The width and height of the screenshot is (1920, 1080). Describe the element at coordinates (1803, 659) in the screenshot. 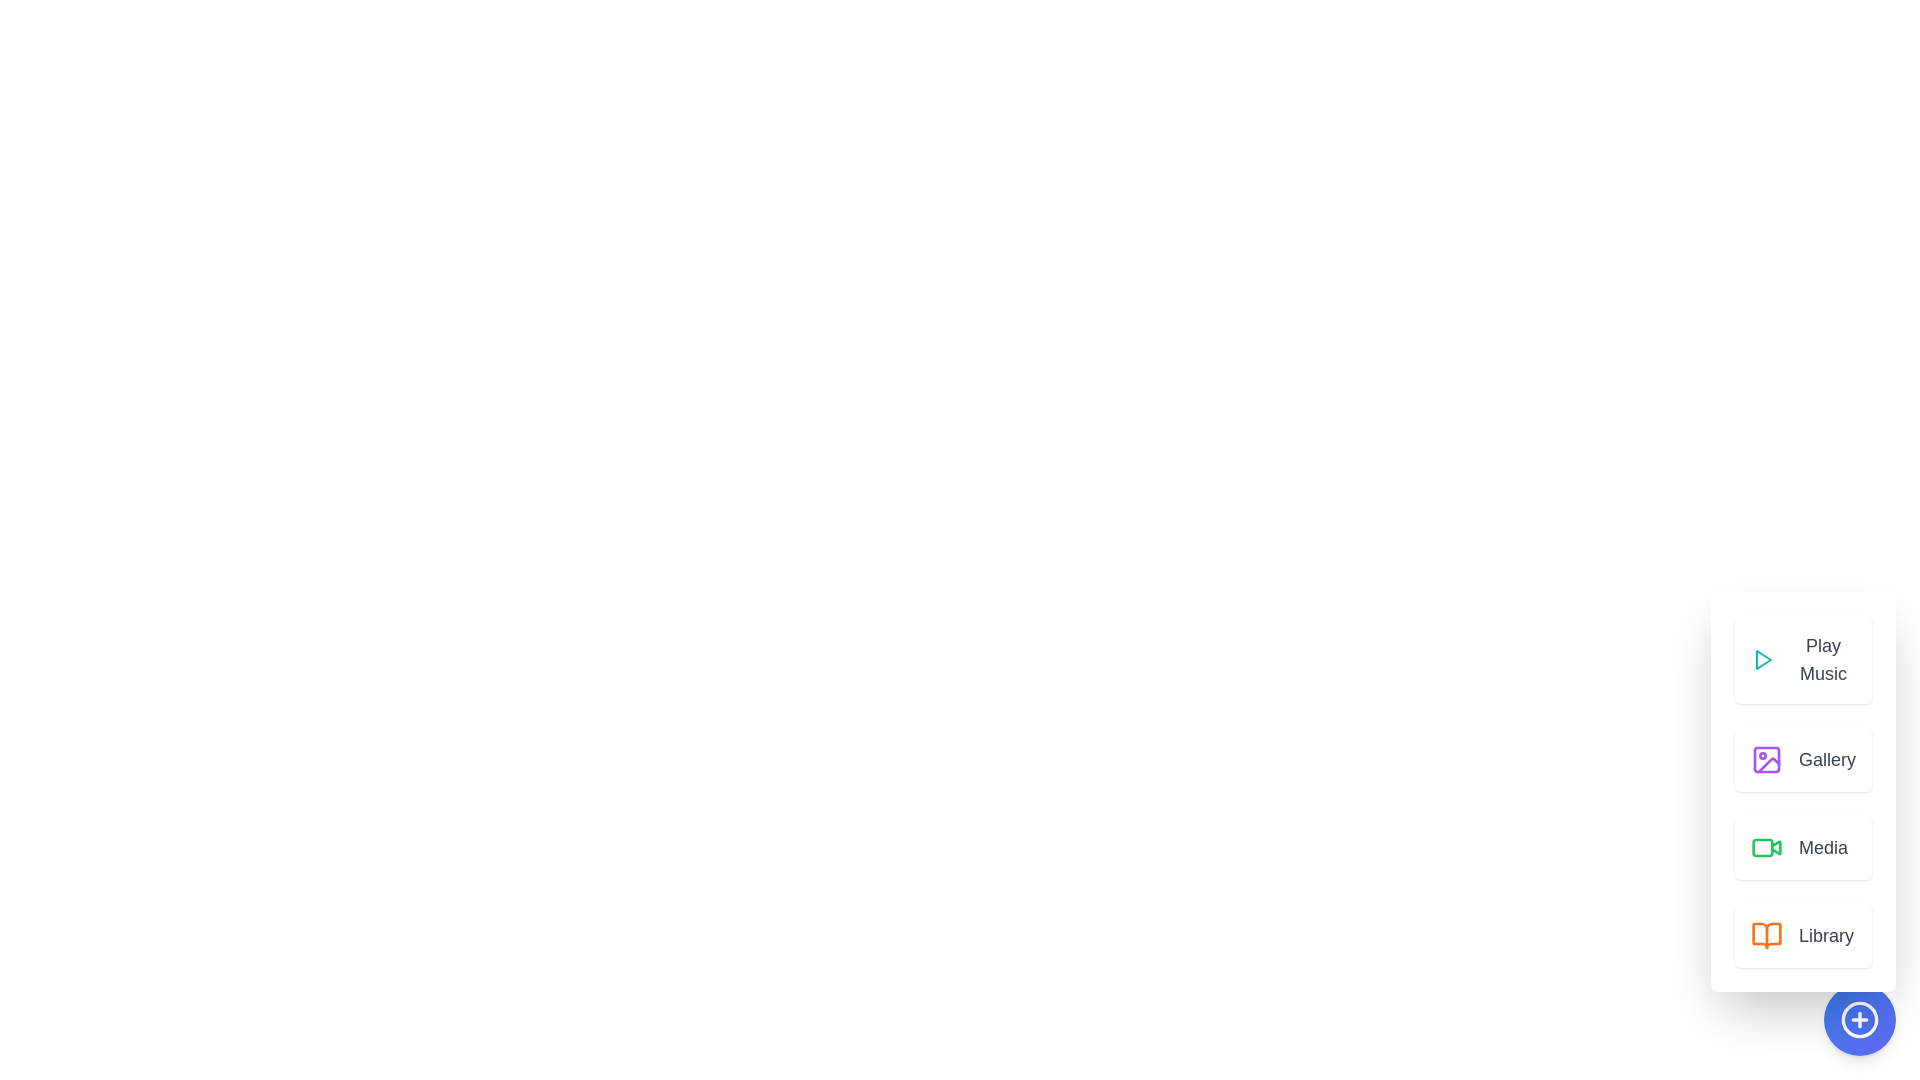

I see `the Play Music button to access the respective media content` at that location.